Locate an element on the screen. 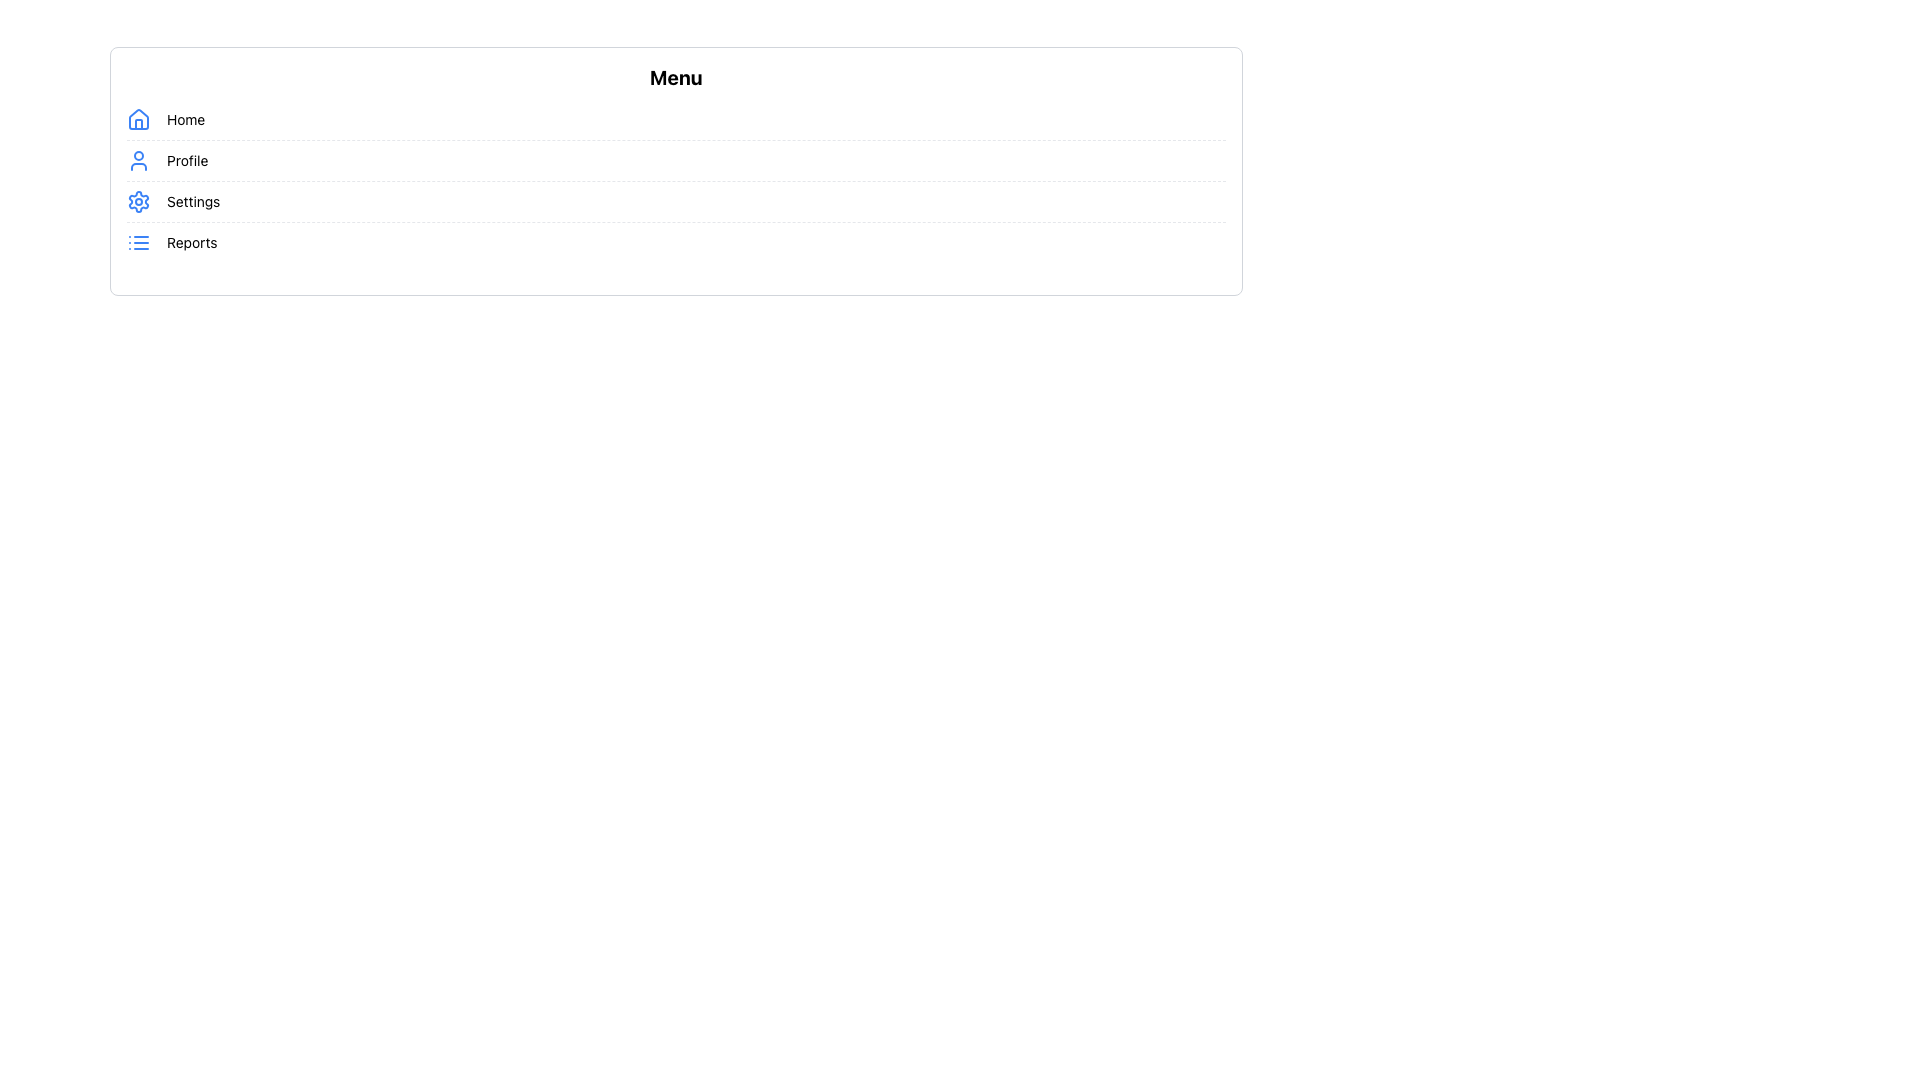  the house icon, which is a blue, line-based design located at the leftmost side of the 'Home' menu item is located at coordinates (138, 119).